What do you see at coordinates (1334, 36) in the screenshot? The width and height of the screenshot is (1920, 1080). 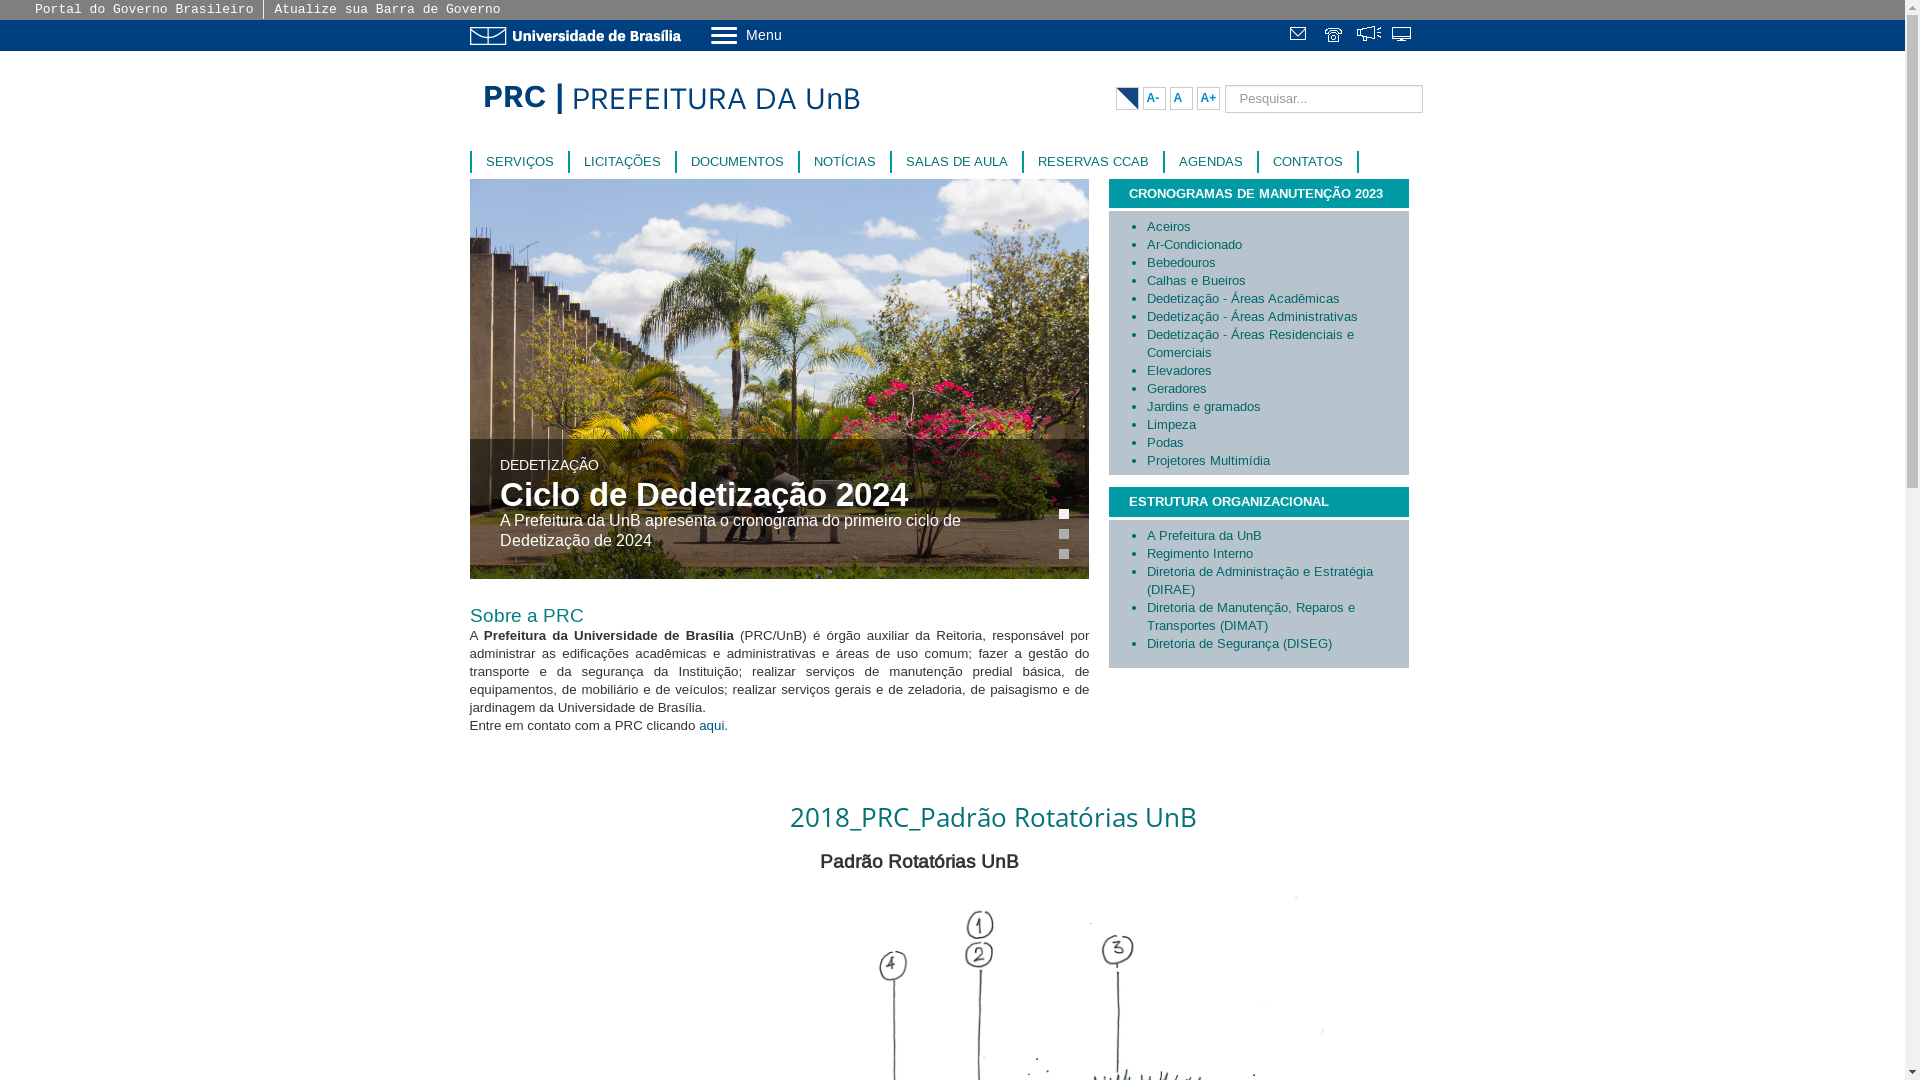 I see `'Telefones da UnB'` at bounding box center [1334, 36].